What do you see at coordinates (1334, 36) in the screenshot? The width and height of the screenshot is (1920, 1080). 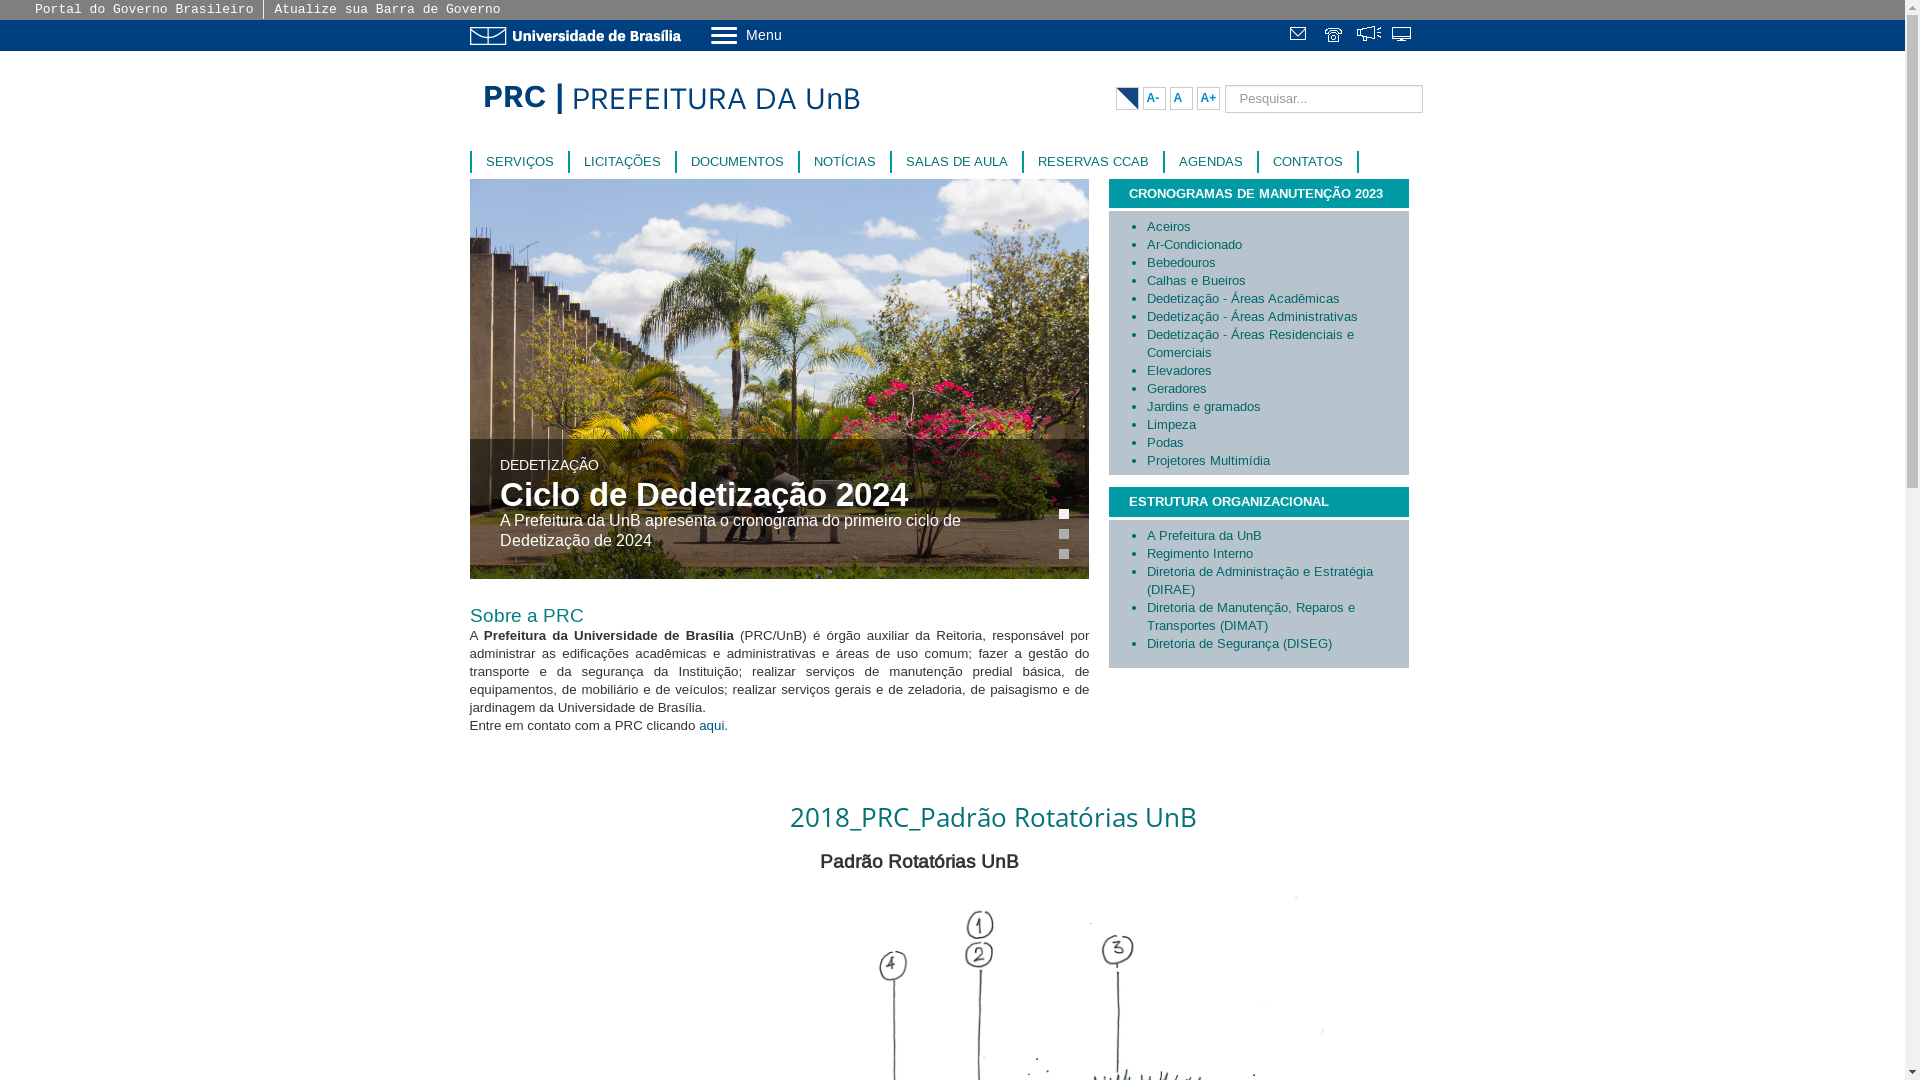 I see `'Telefones da UnB'` at bounding box center [1334, 36].